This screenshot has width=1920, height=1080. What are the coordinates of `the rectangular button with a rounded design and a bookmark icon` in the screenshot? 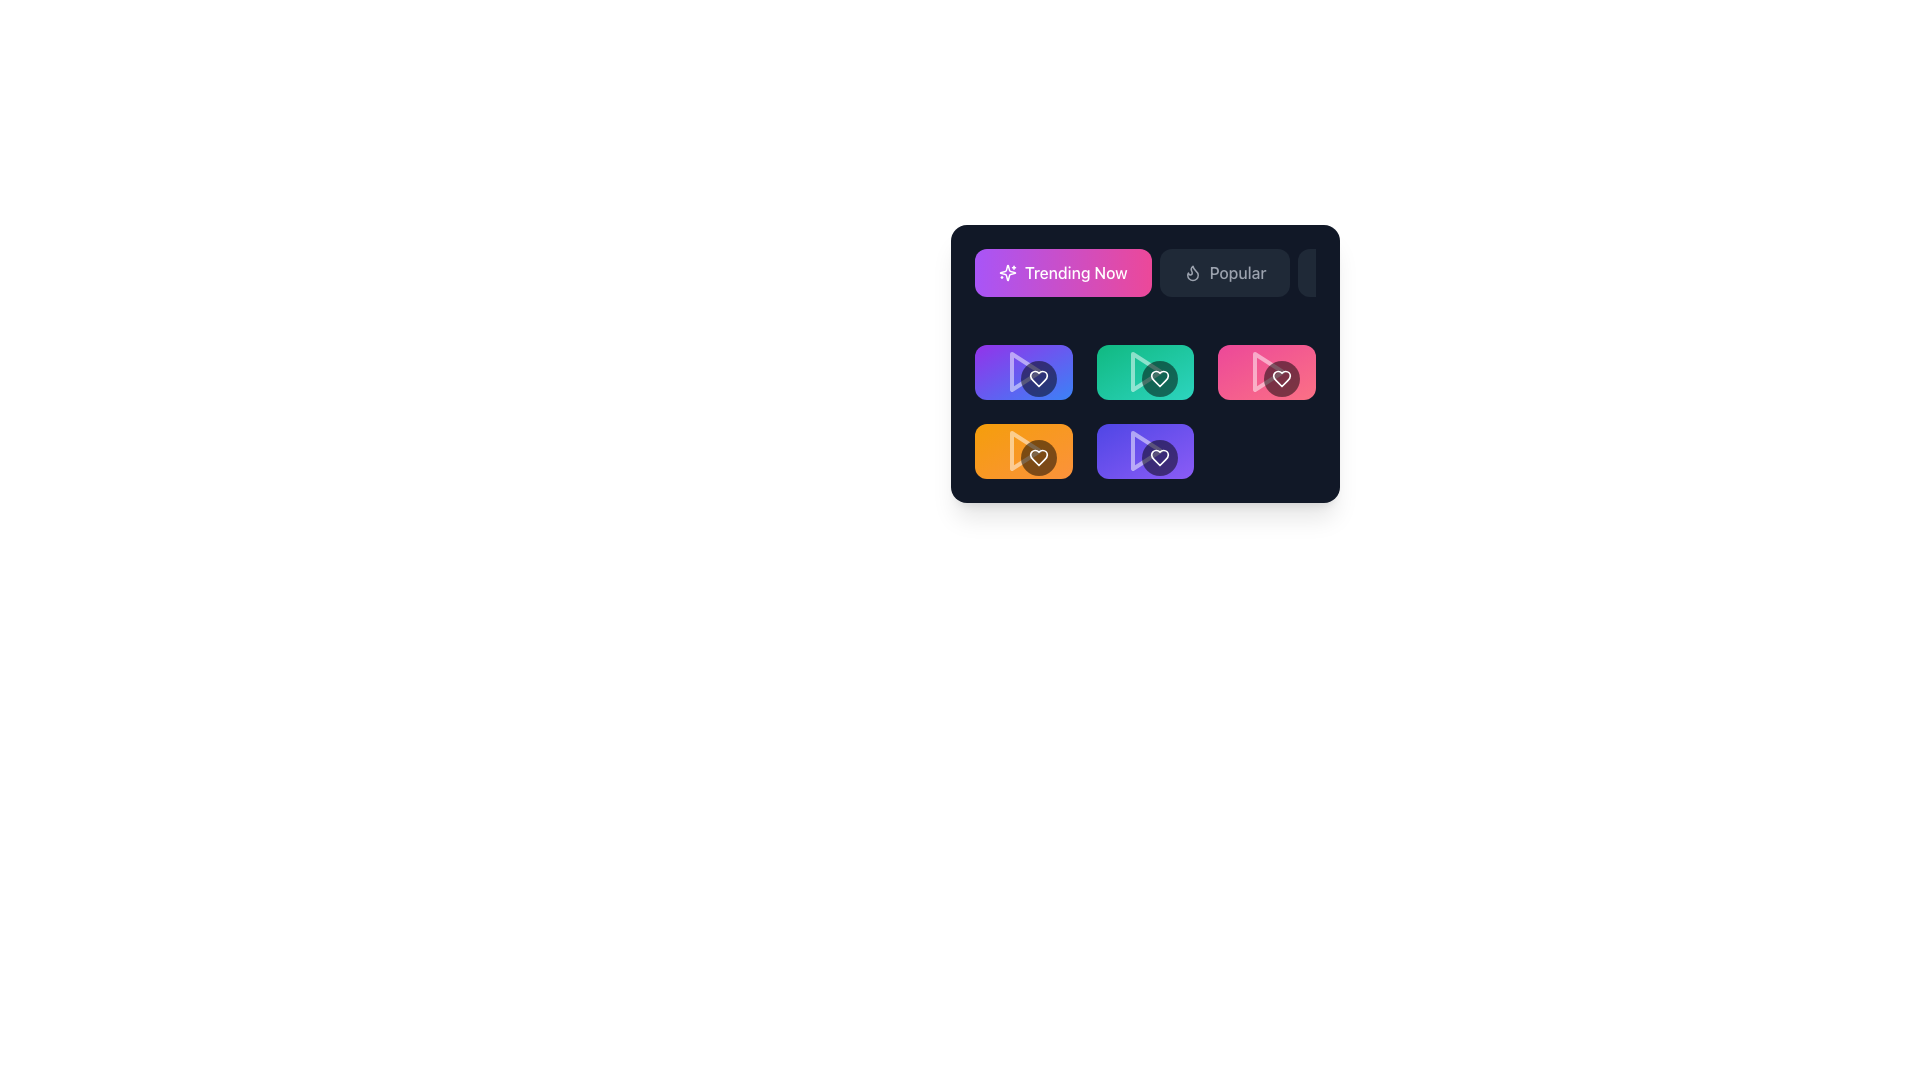 It's located at (1320, 363).